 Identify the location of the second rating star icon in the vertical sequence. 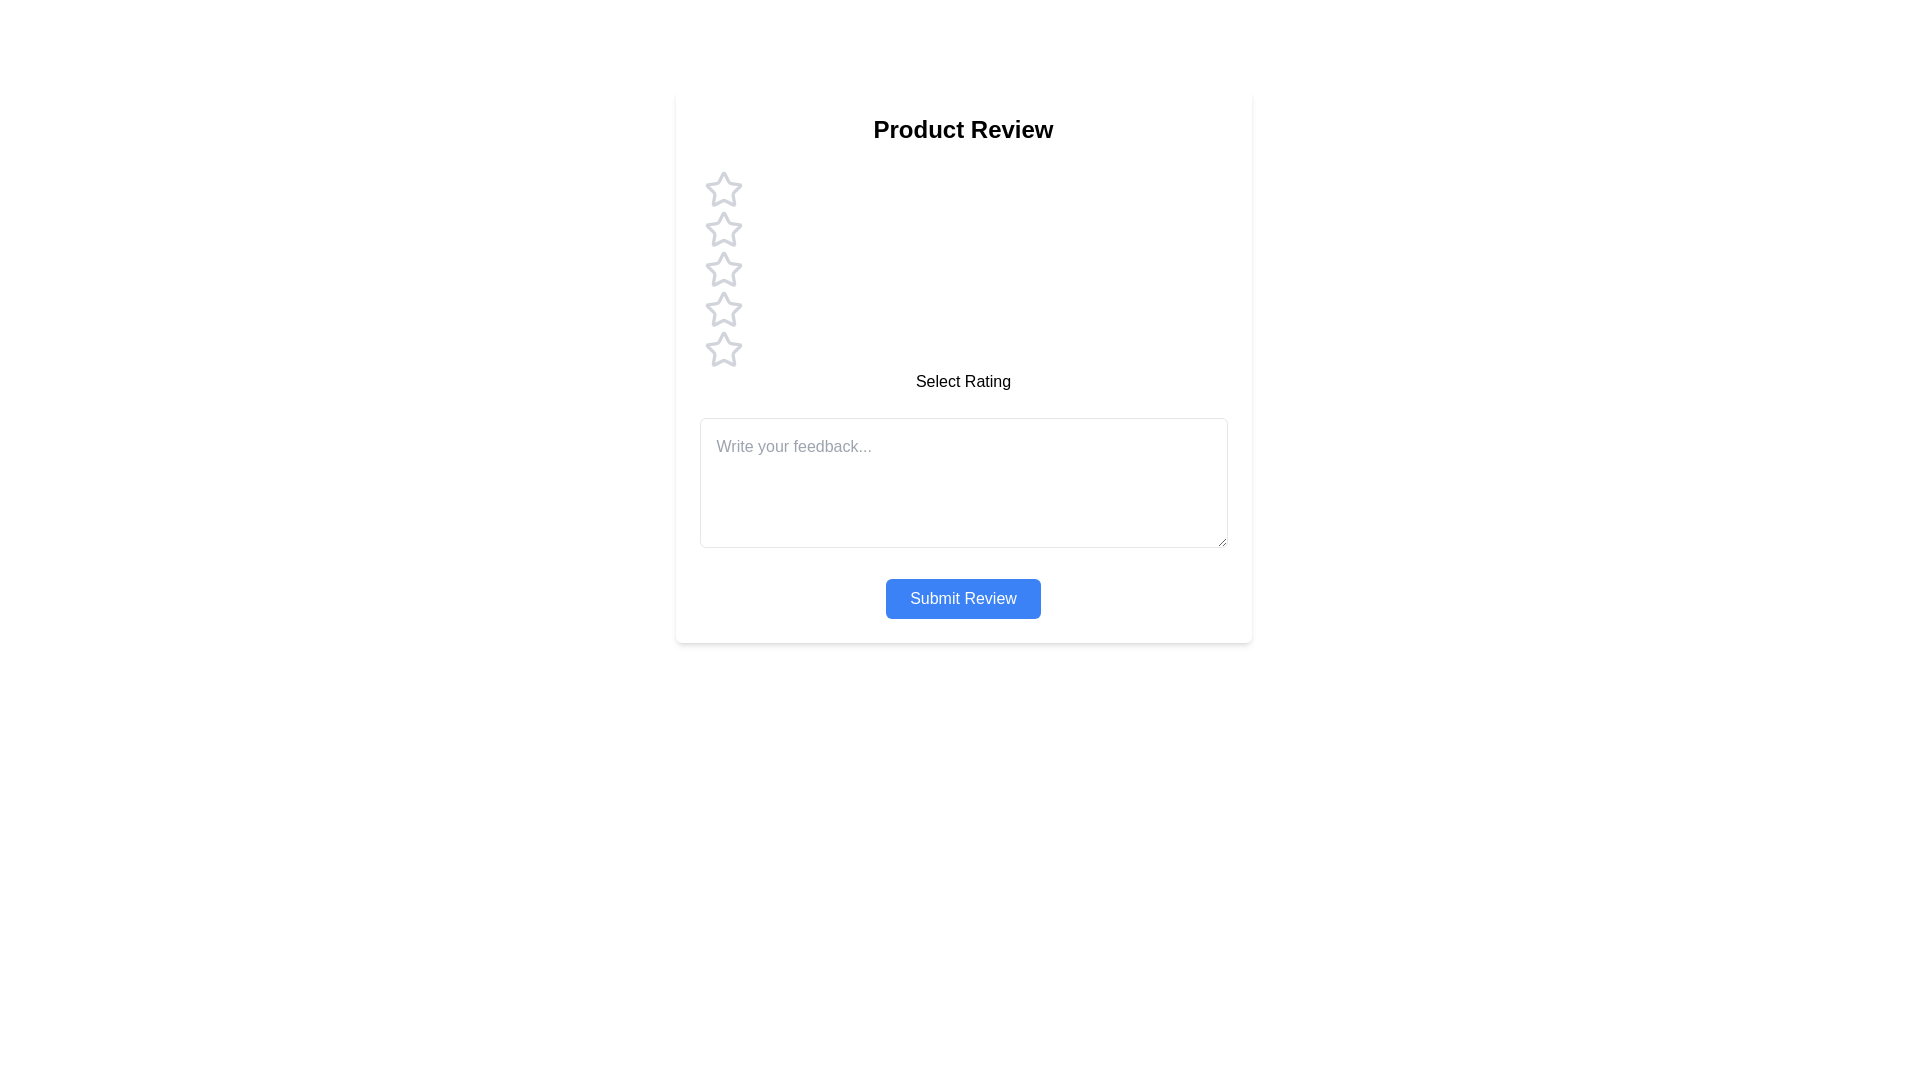
(722, 228).